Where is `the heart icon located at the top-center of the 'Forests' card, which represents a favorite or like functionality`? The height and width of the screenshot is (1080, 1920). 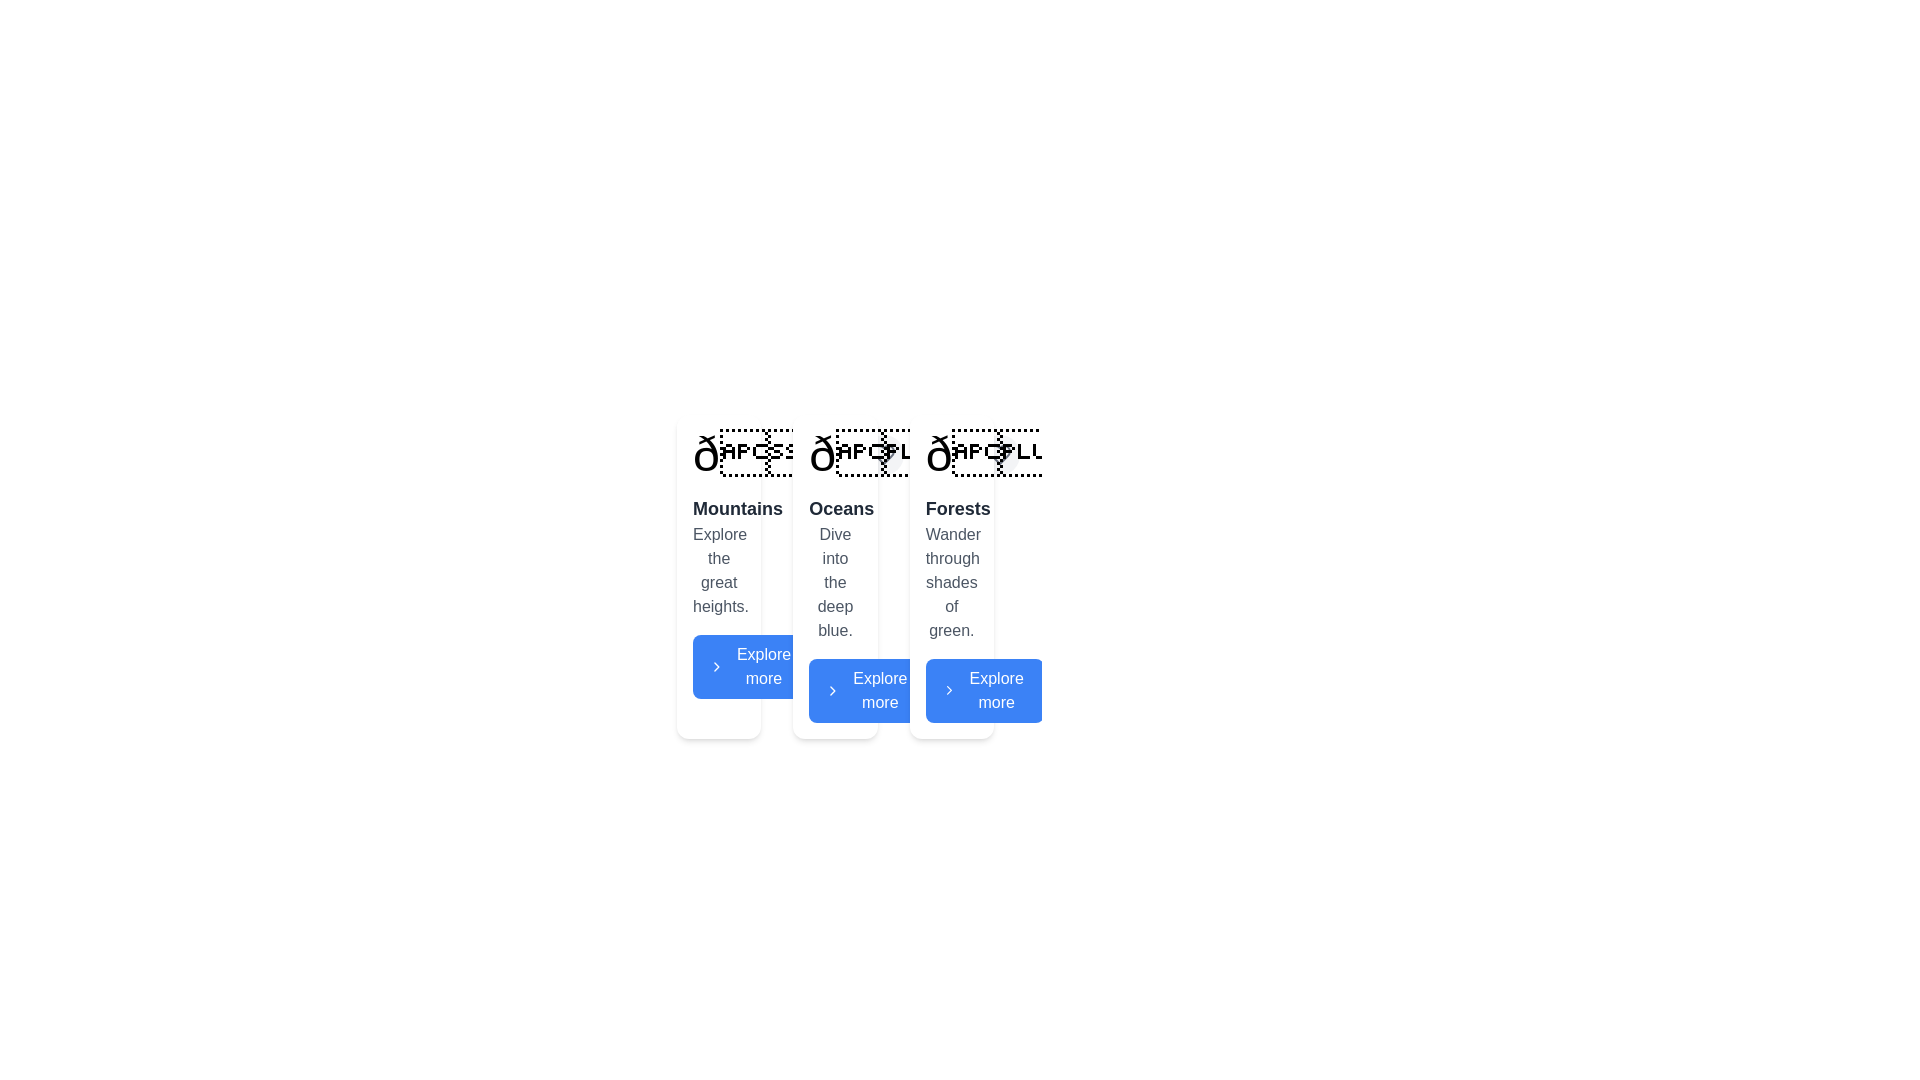
the heart icon located at the top-center of the 'Forests' card, which represents a favorite or like functionality is located at coordinates (999, 455).